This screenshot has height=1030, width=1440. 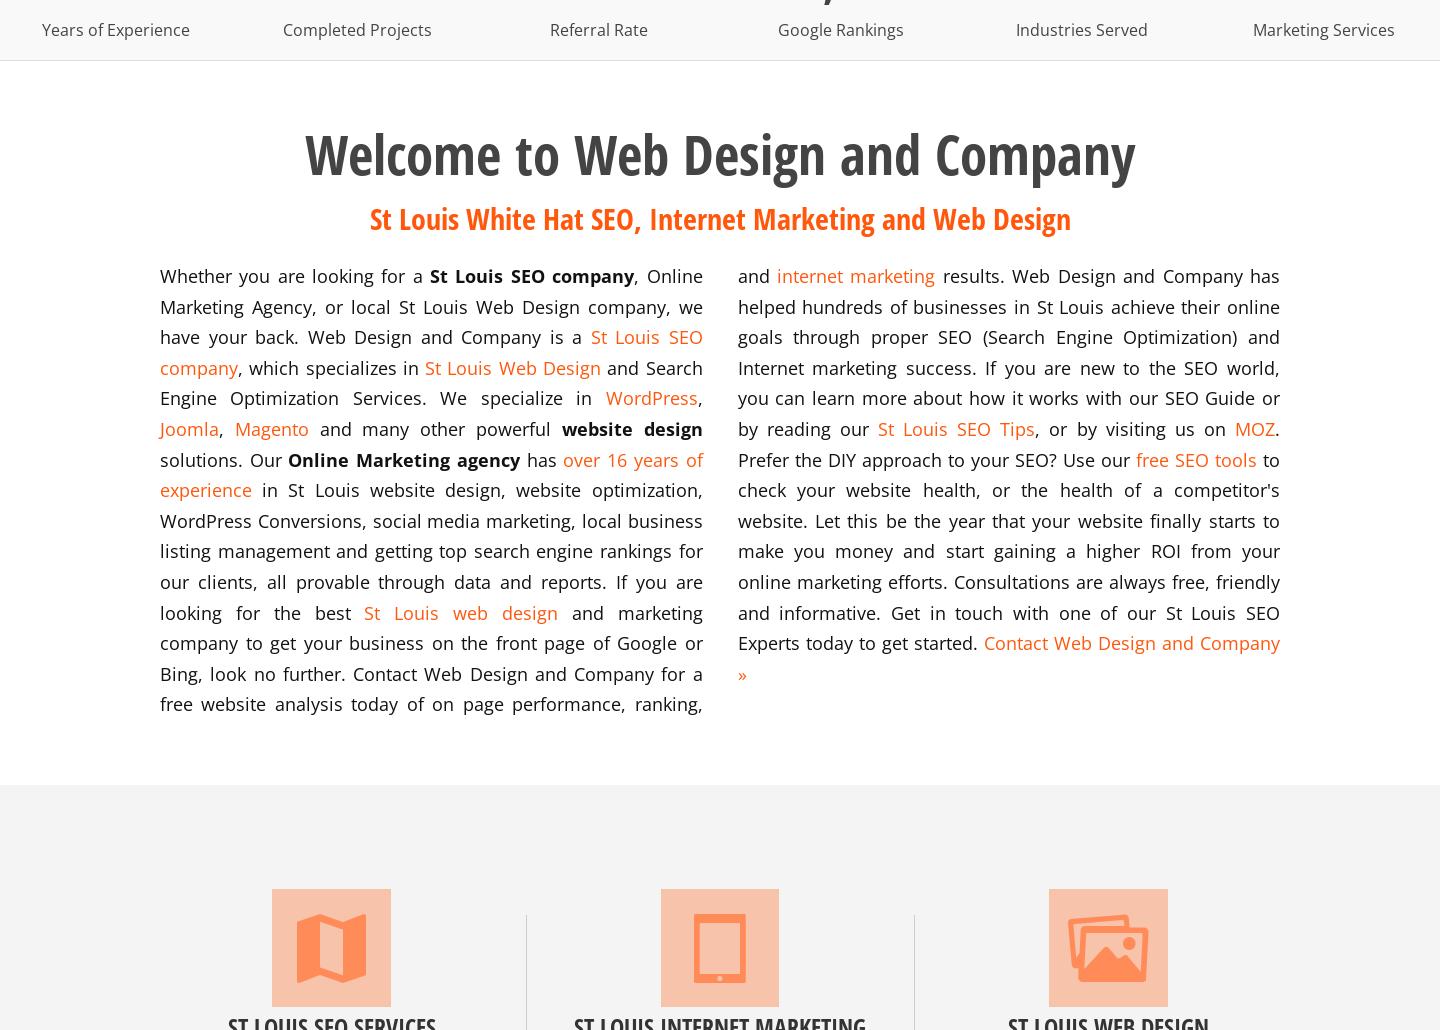 What do you see at coordinates (468, 488) in the screenshot?
I see `'and marketing company to get your business on the front page of Google or Bing, look no further. Contact Web Design and Company for a free website analysis today of on page performance, ranking, and'` at bounding box center [468, 488].